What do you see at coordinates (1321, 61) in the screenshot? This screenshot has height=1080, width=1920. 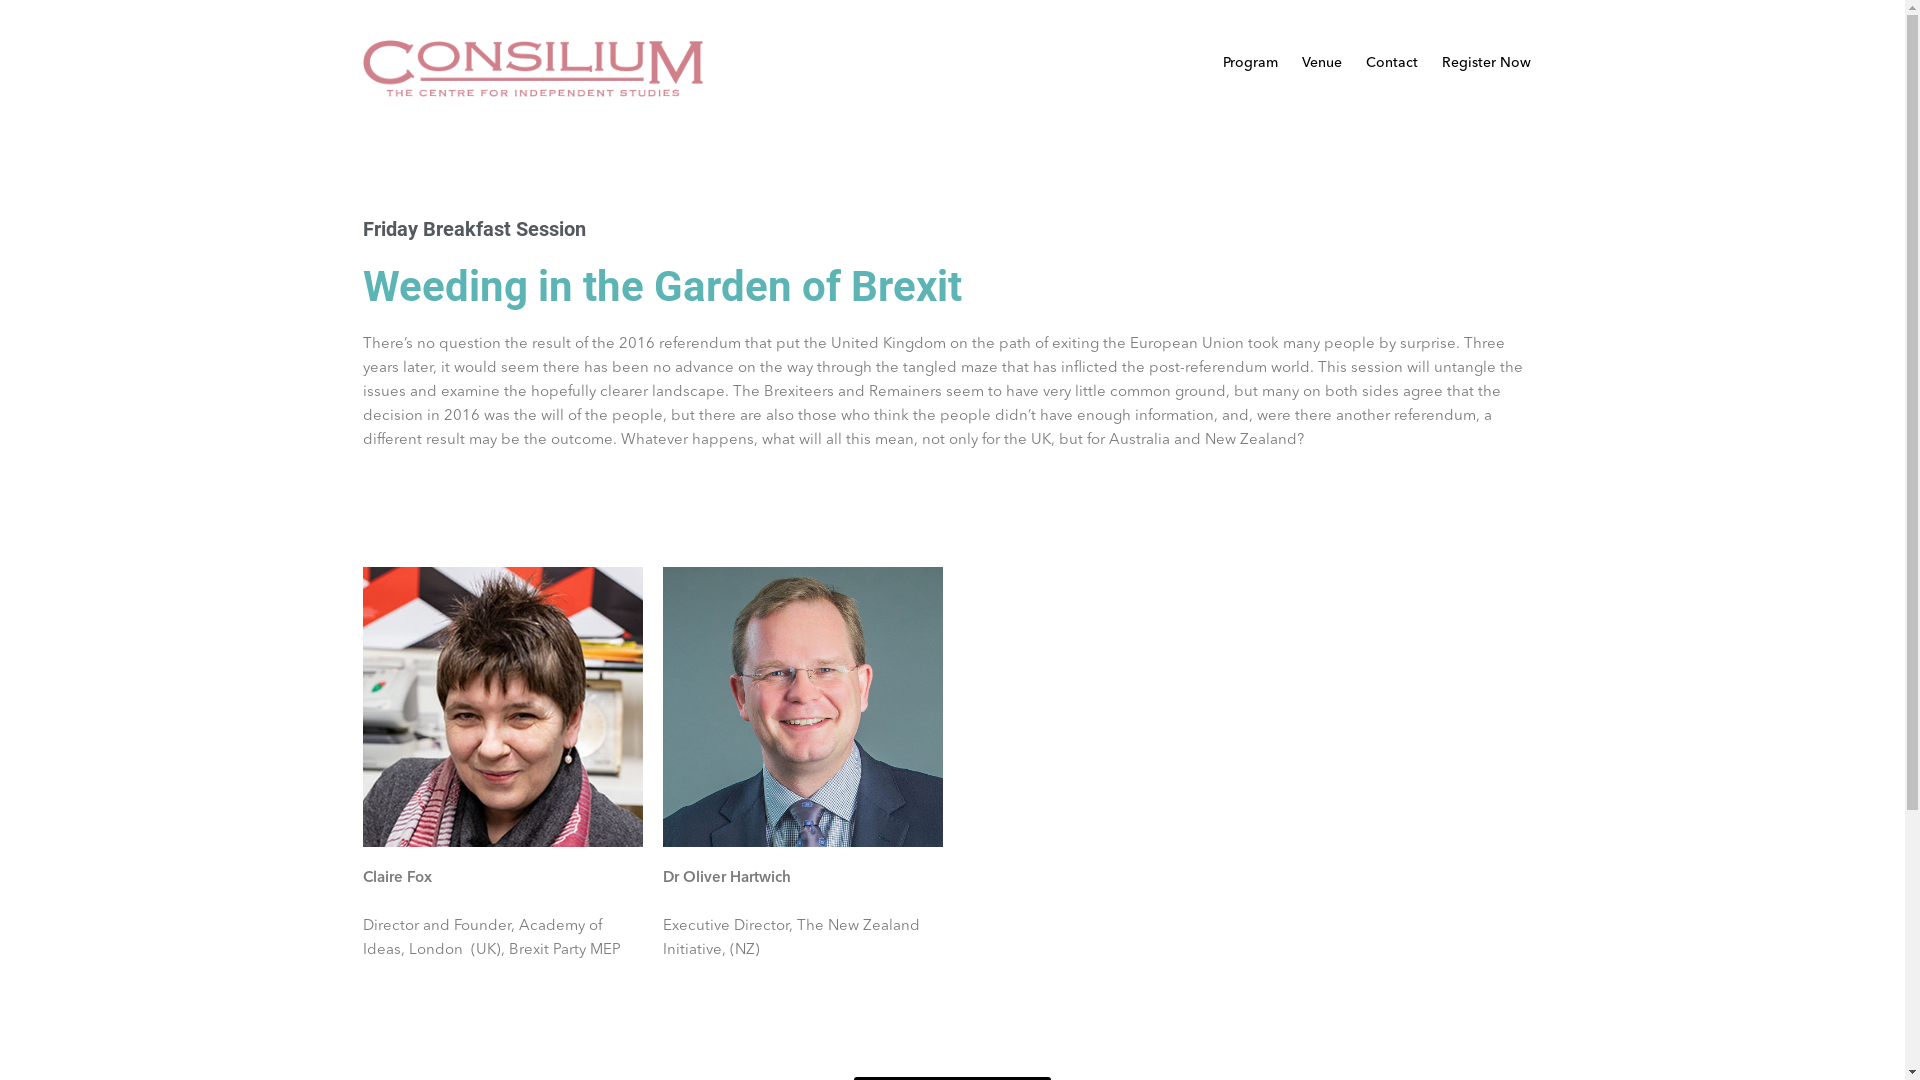 I see `'Venue'` at bounding box center [1321, 61].